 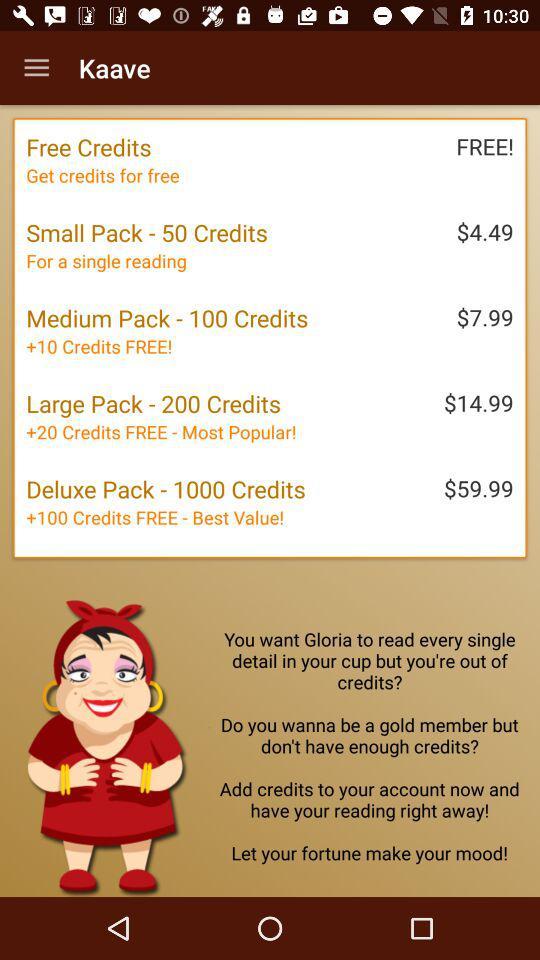 I want to click on the item above free credits icon, so click(x=36, y=68).